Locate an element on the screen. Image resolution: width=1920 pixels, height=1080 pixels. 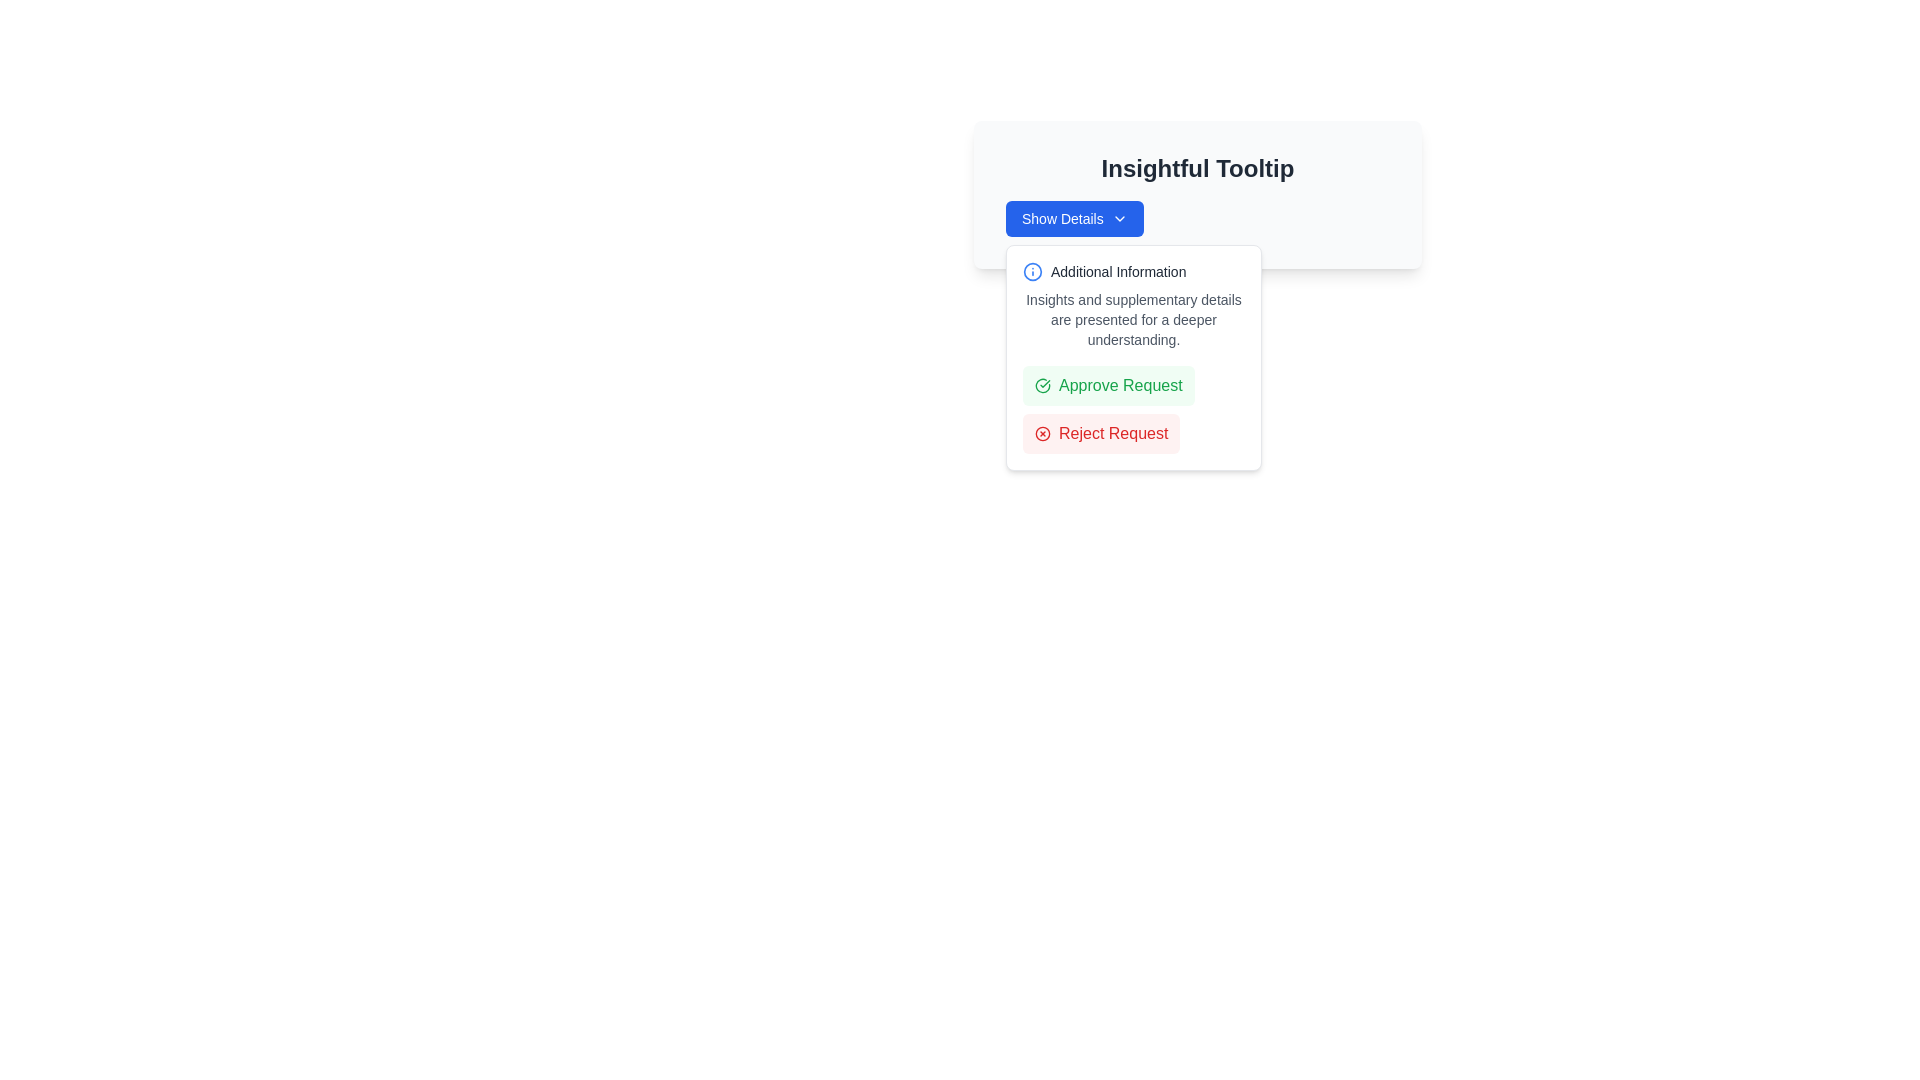
the circular outline SVG Circle element located in the top-left corner of the layout is located at coordinates (1041, 433).